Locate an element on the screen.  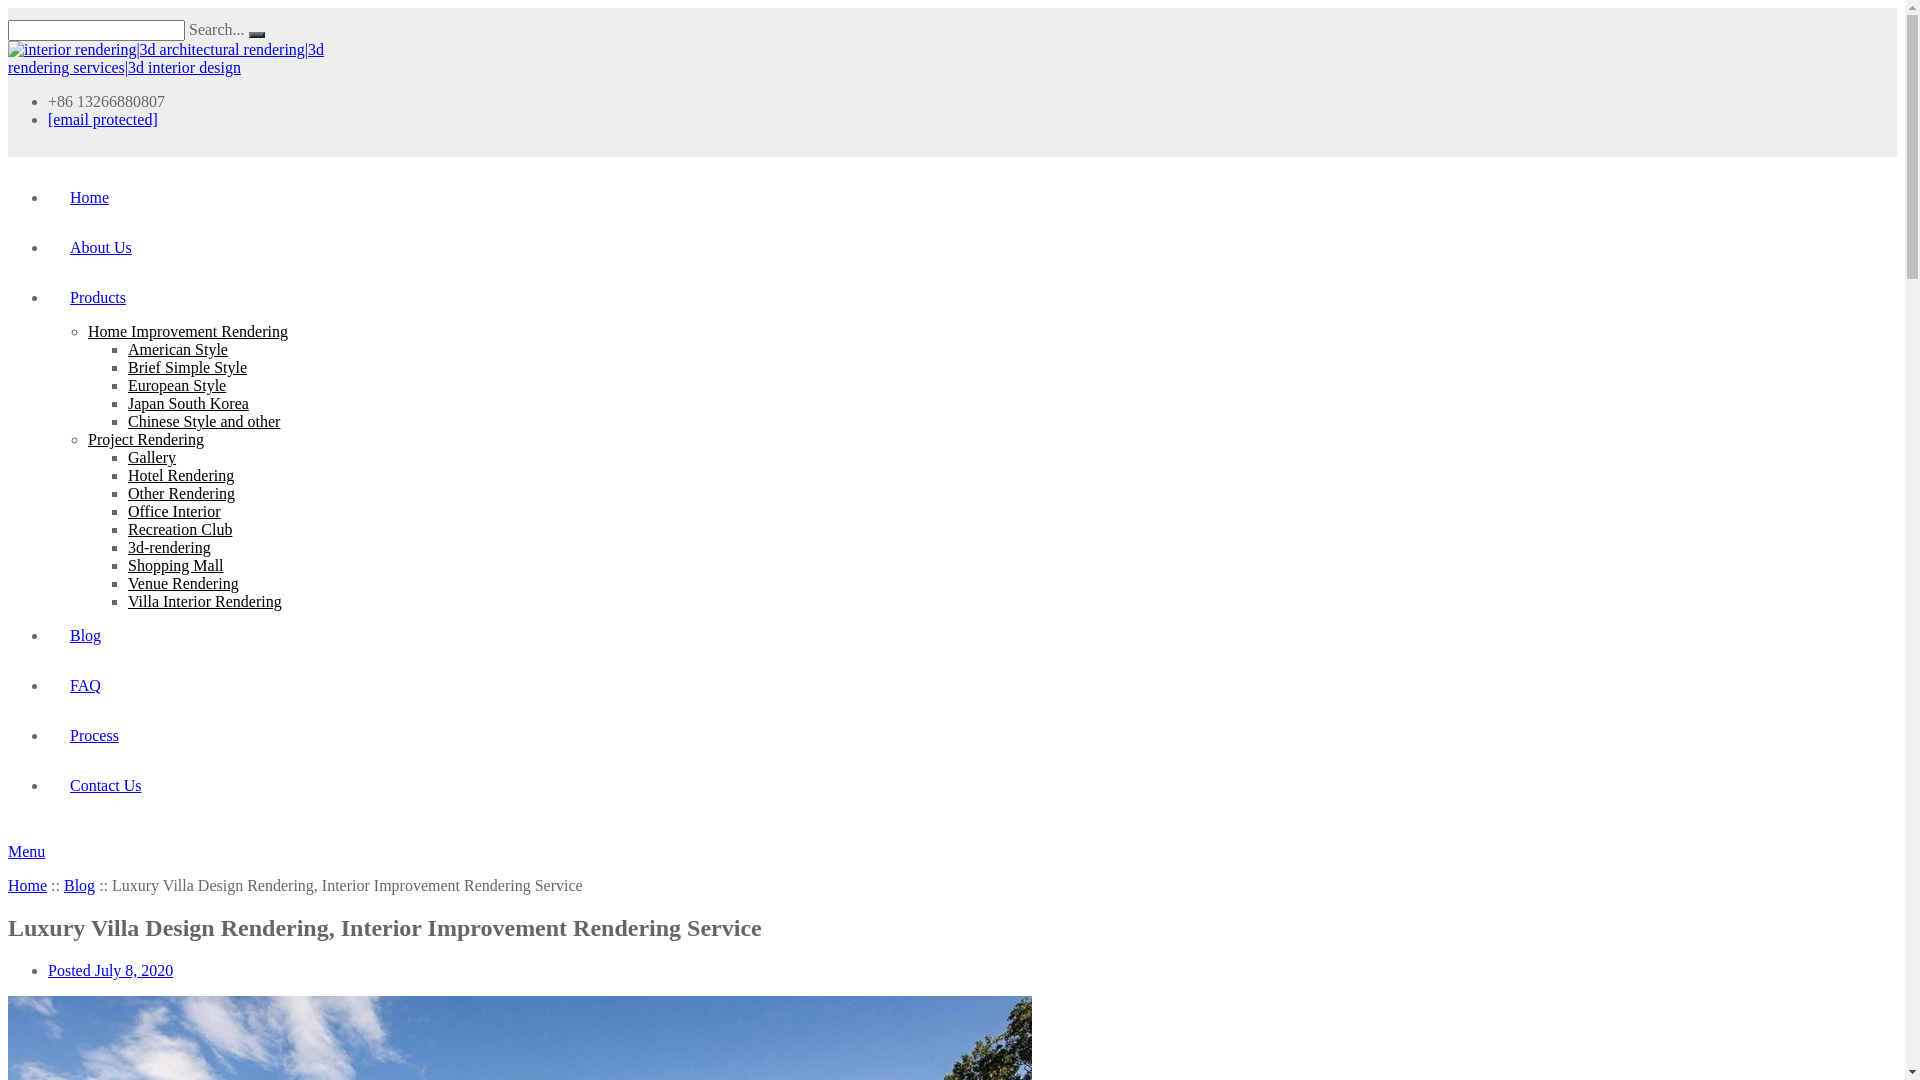
'European Style' is located at coordinates (127, 385).